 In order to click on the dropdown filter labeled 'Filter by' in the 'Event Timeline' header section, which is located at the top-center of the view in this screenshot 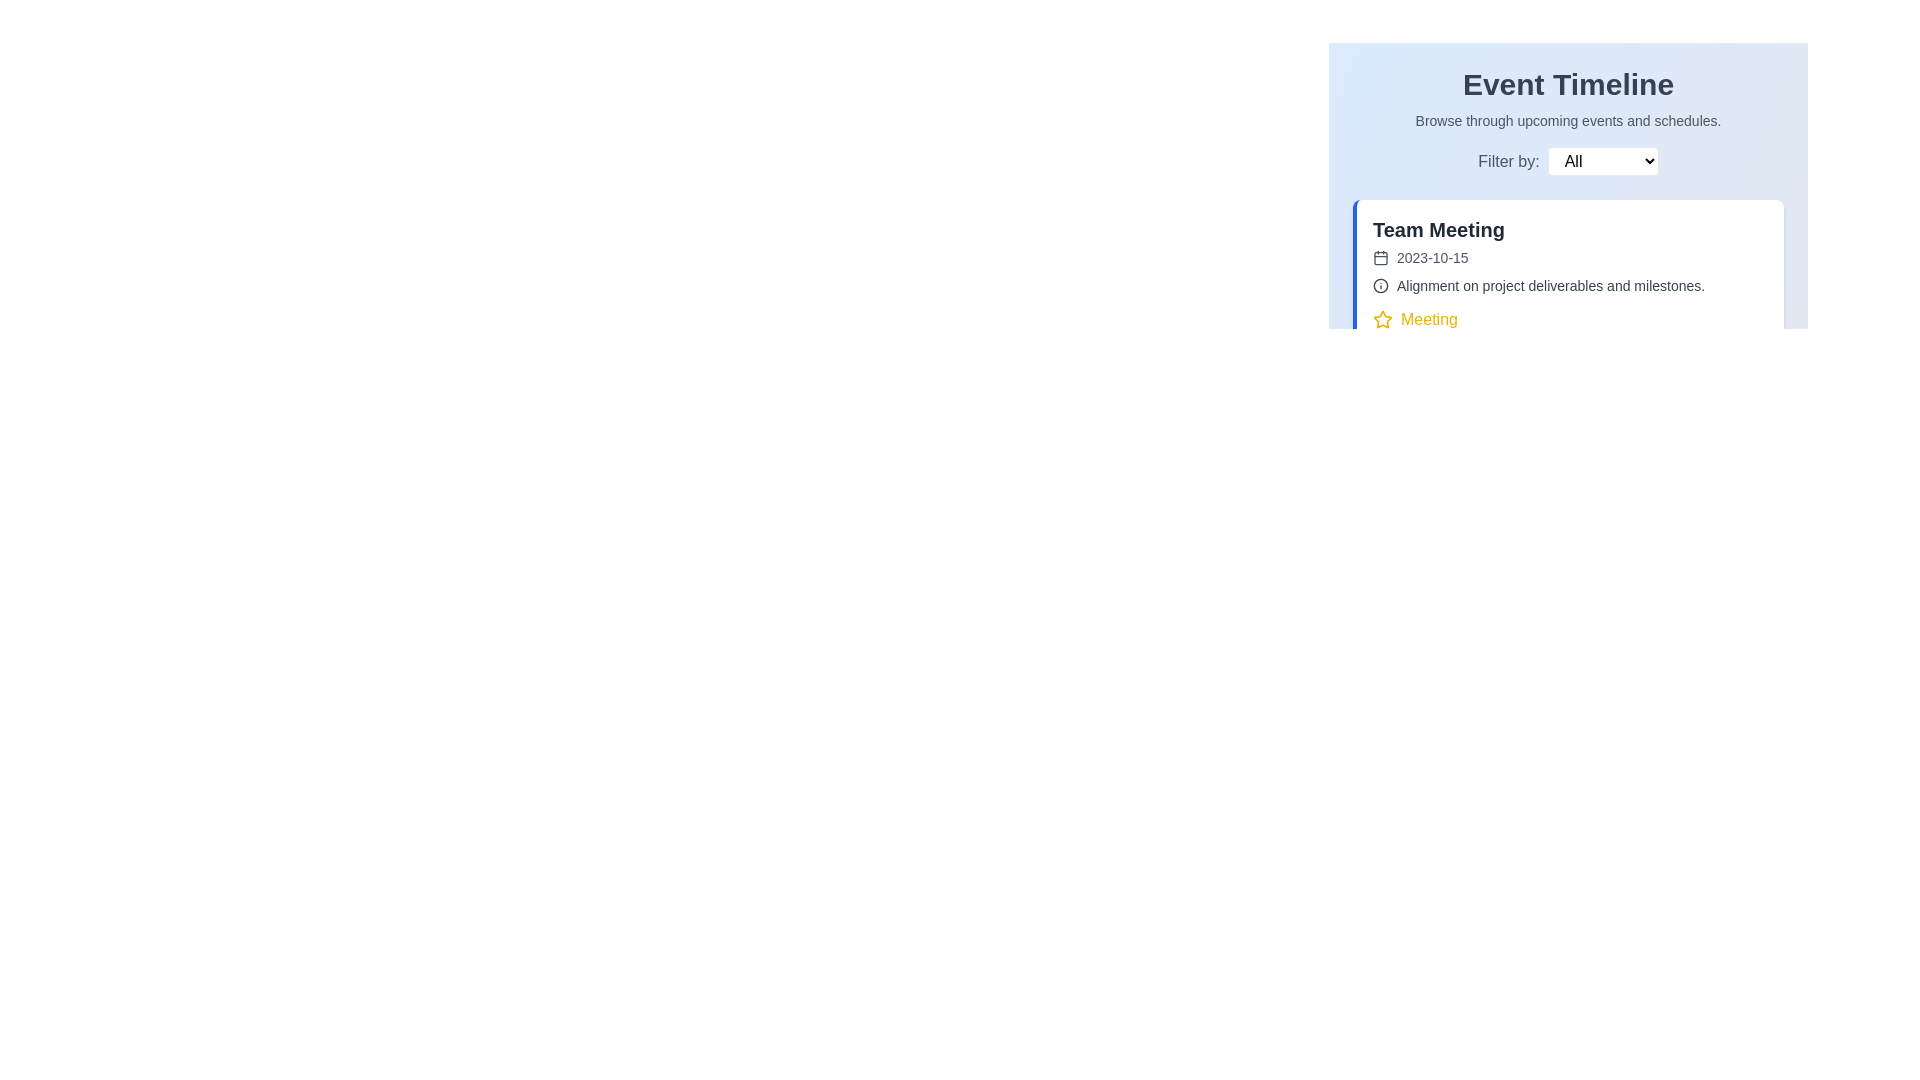, I will do `click(1567, 121)`.